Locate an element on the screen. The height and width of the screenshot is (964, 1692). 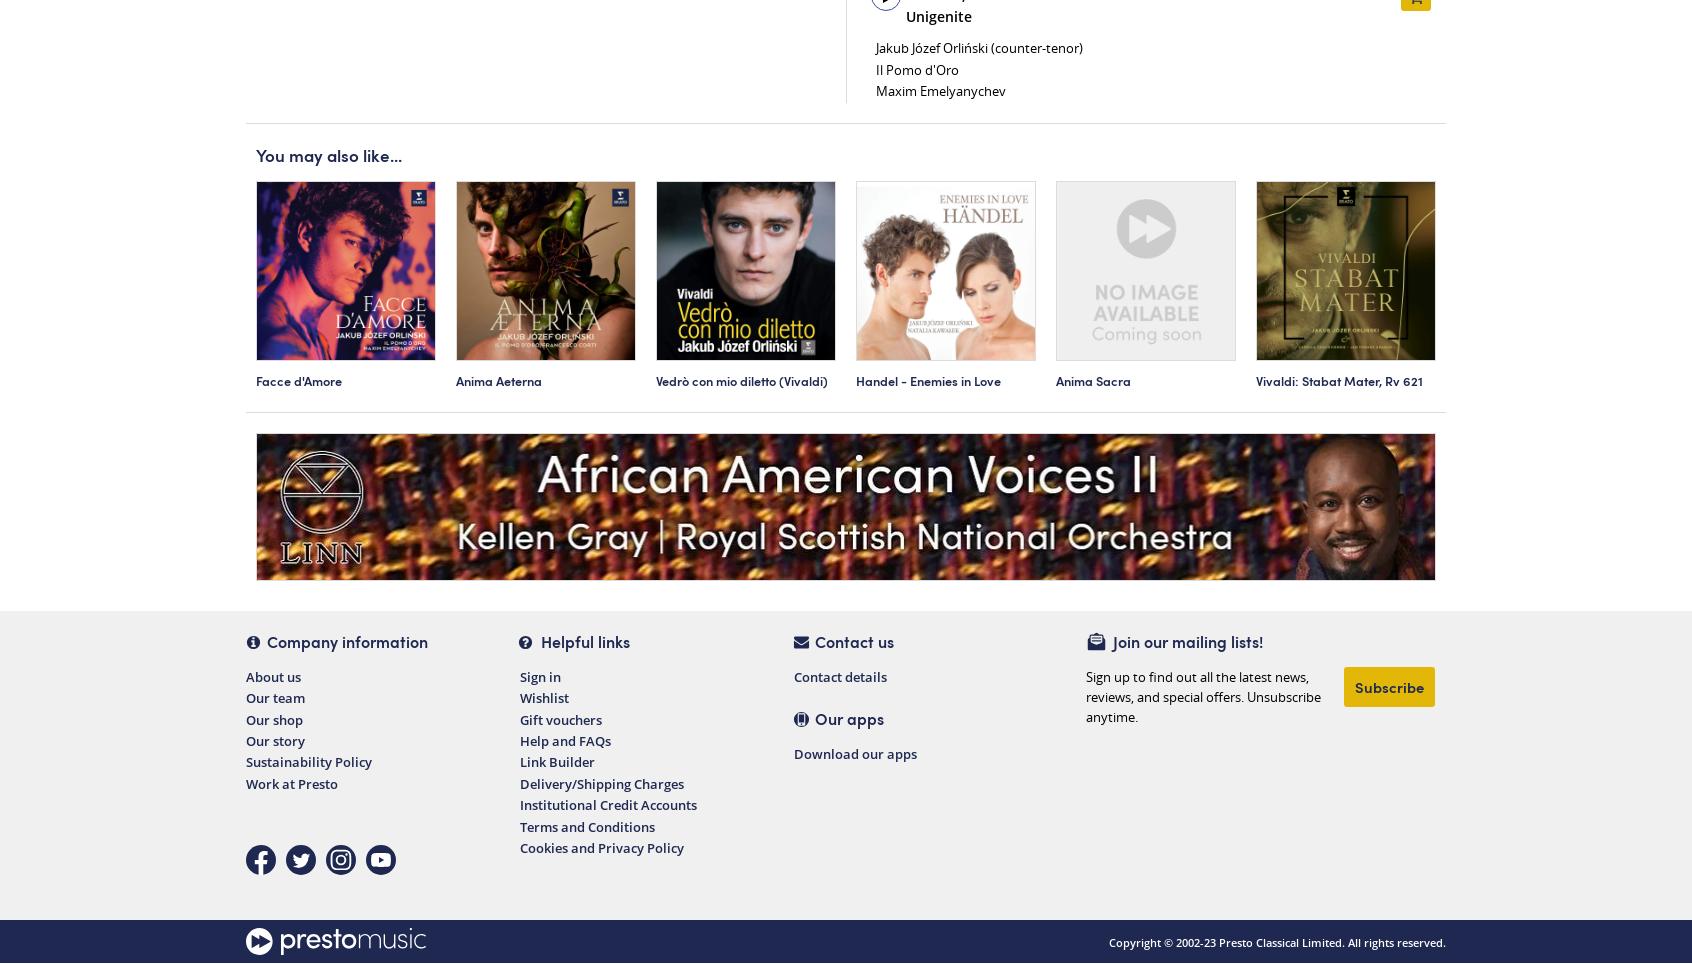
'Il Pomo d'Oro' is located at coordinates (916, 69).